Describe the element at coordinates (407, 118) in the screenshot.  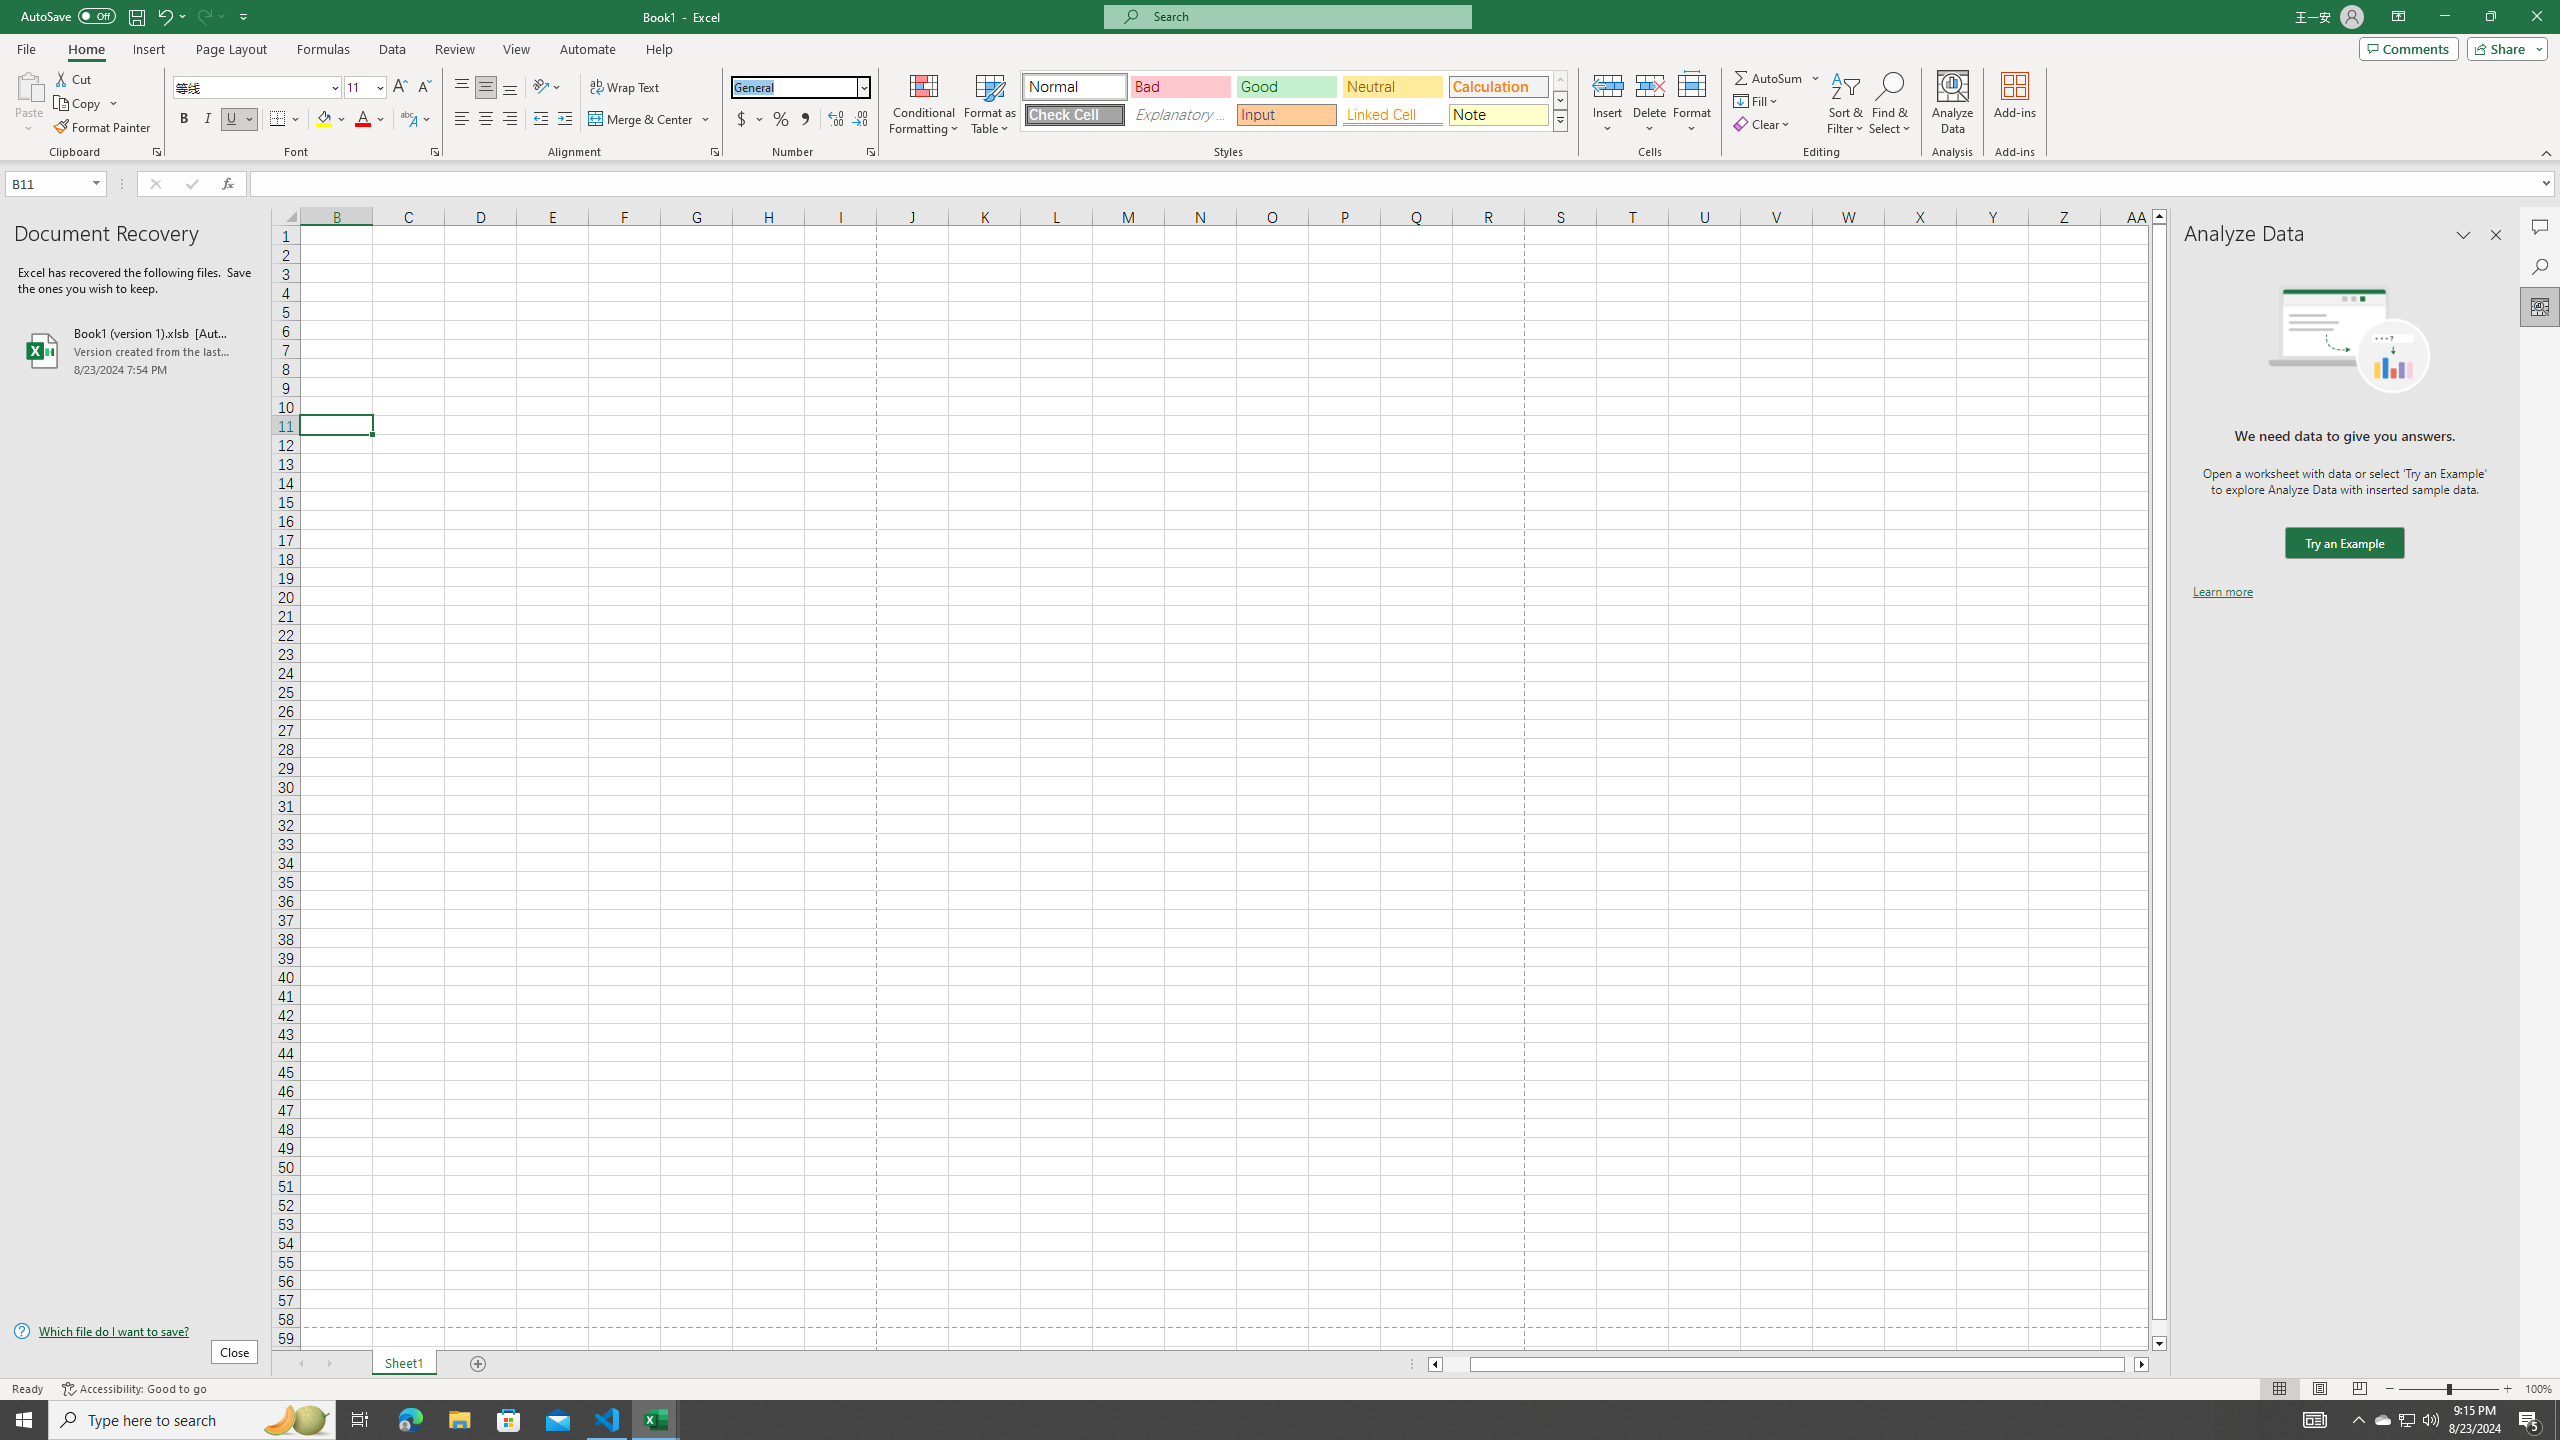
I see `'Show Phonetic Field'` at that location.